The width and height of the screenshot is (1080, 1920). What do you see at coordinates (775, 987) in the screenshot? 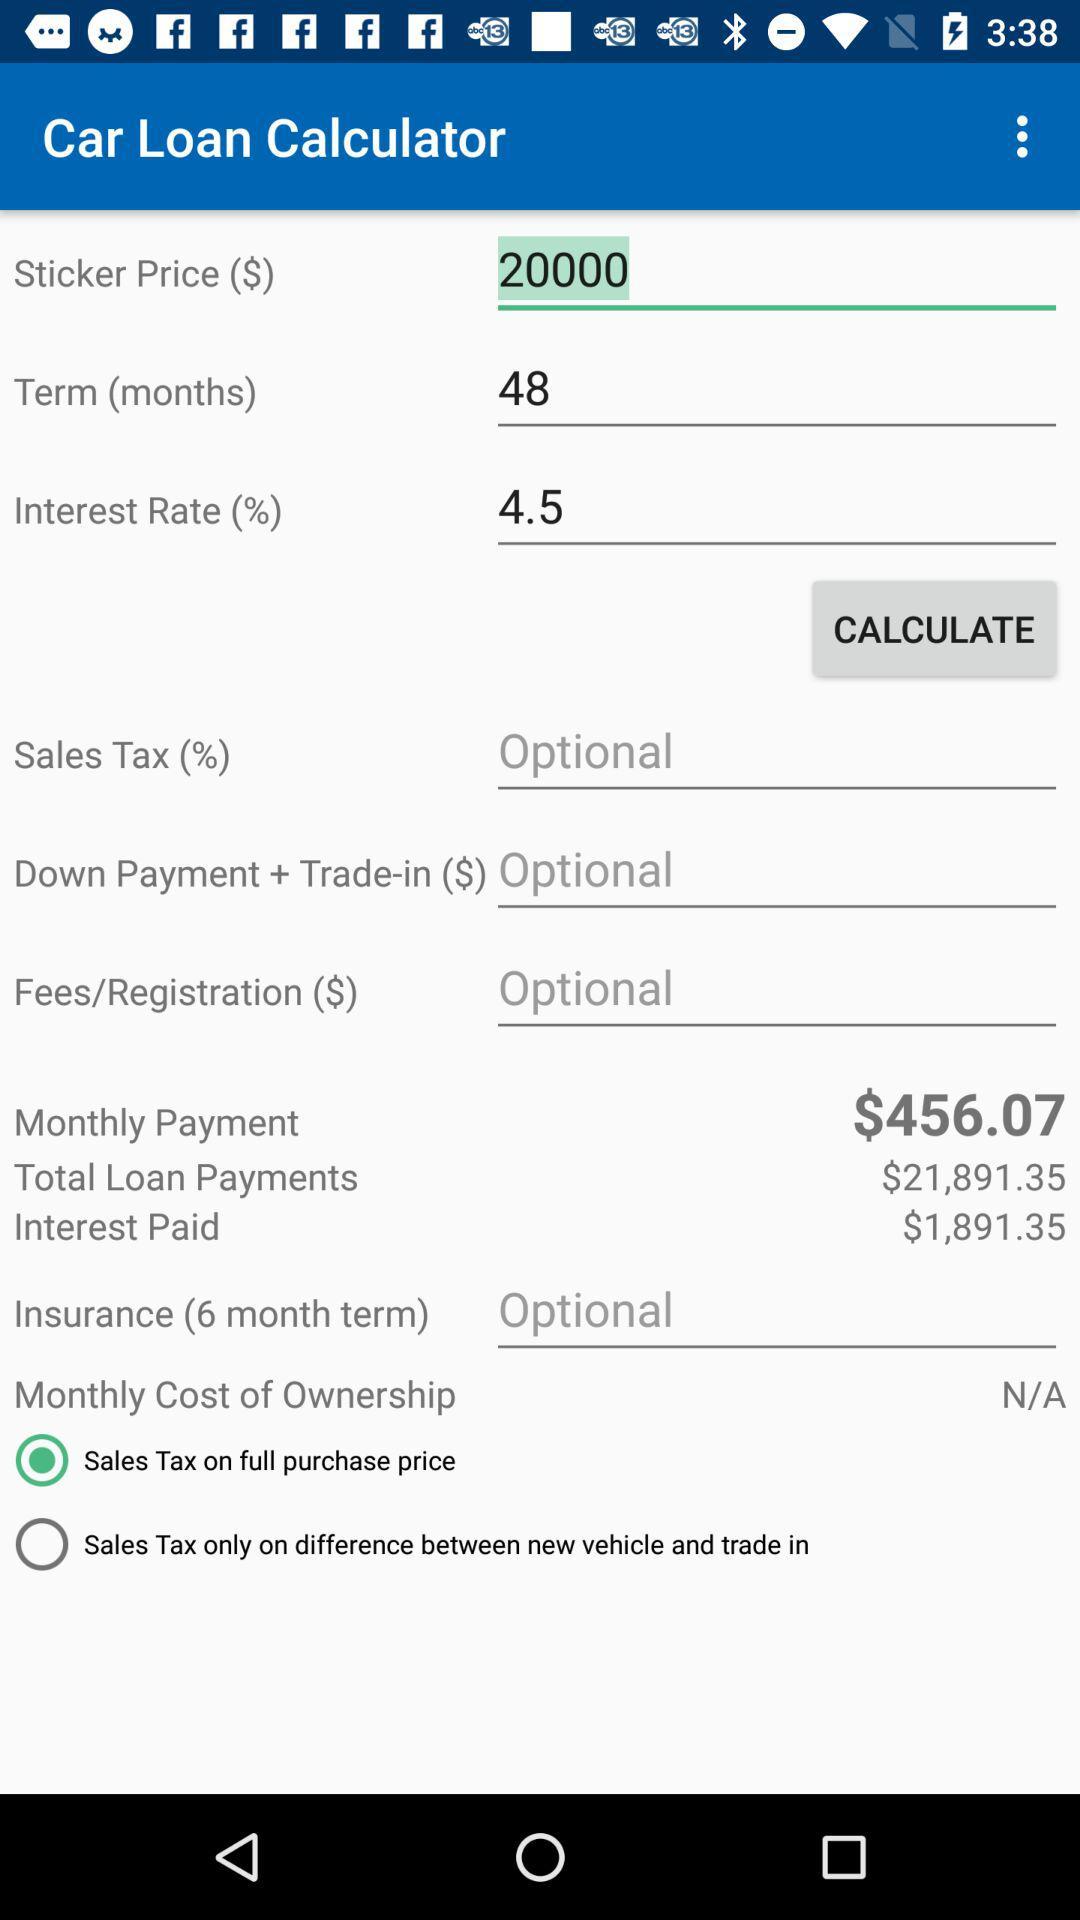
I see `item above the $456.07` at bounding box center [775, 987].